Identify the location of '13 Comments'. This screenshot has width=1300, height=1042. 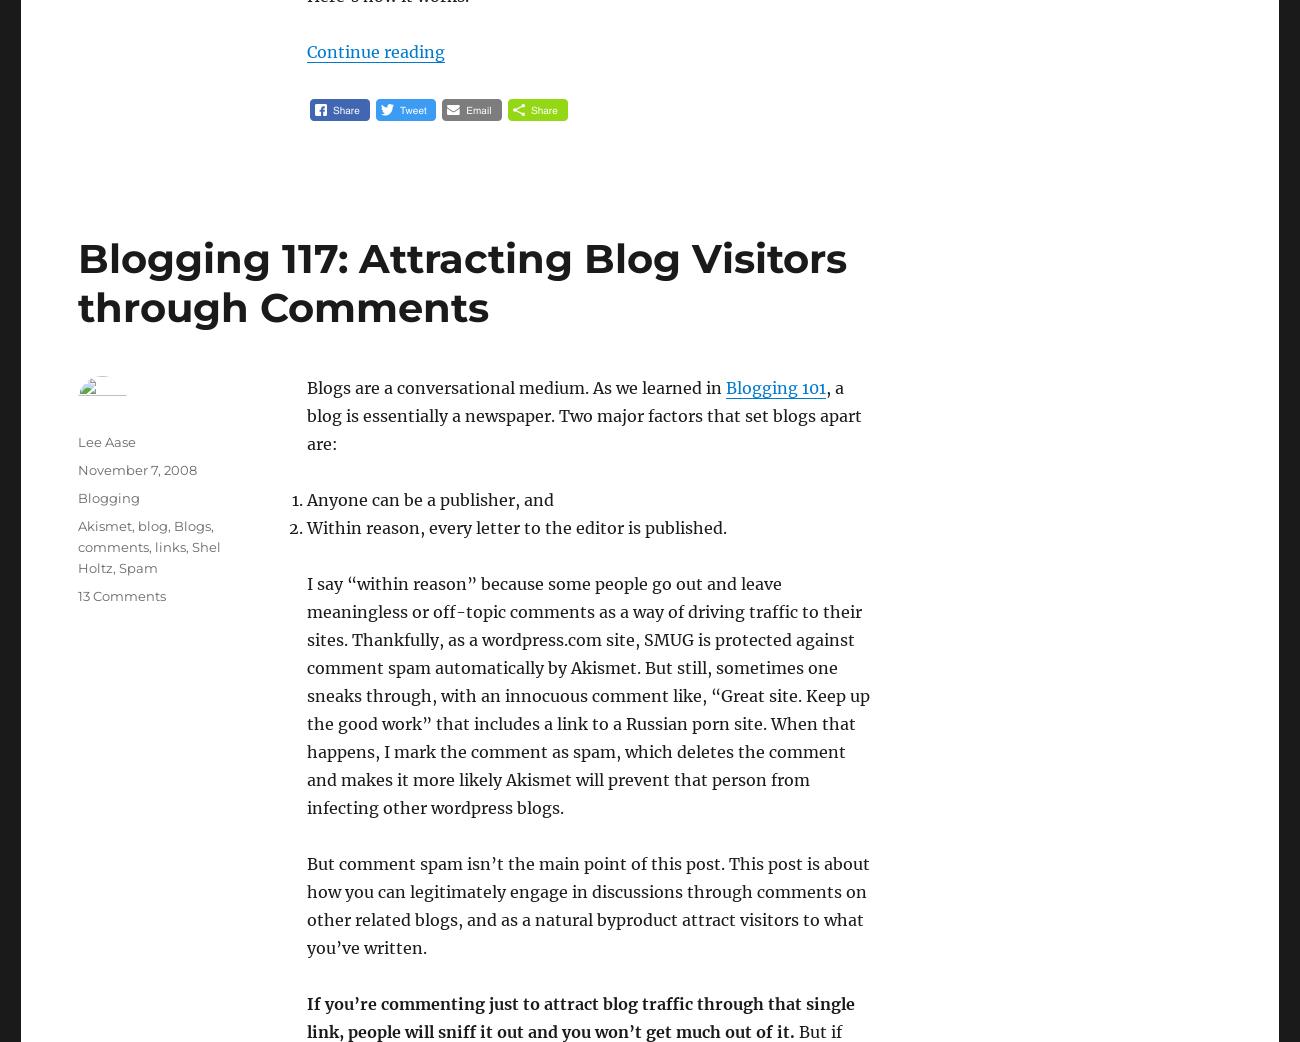
(120, 595).